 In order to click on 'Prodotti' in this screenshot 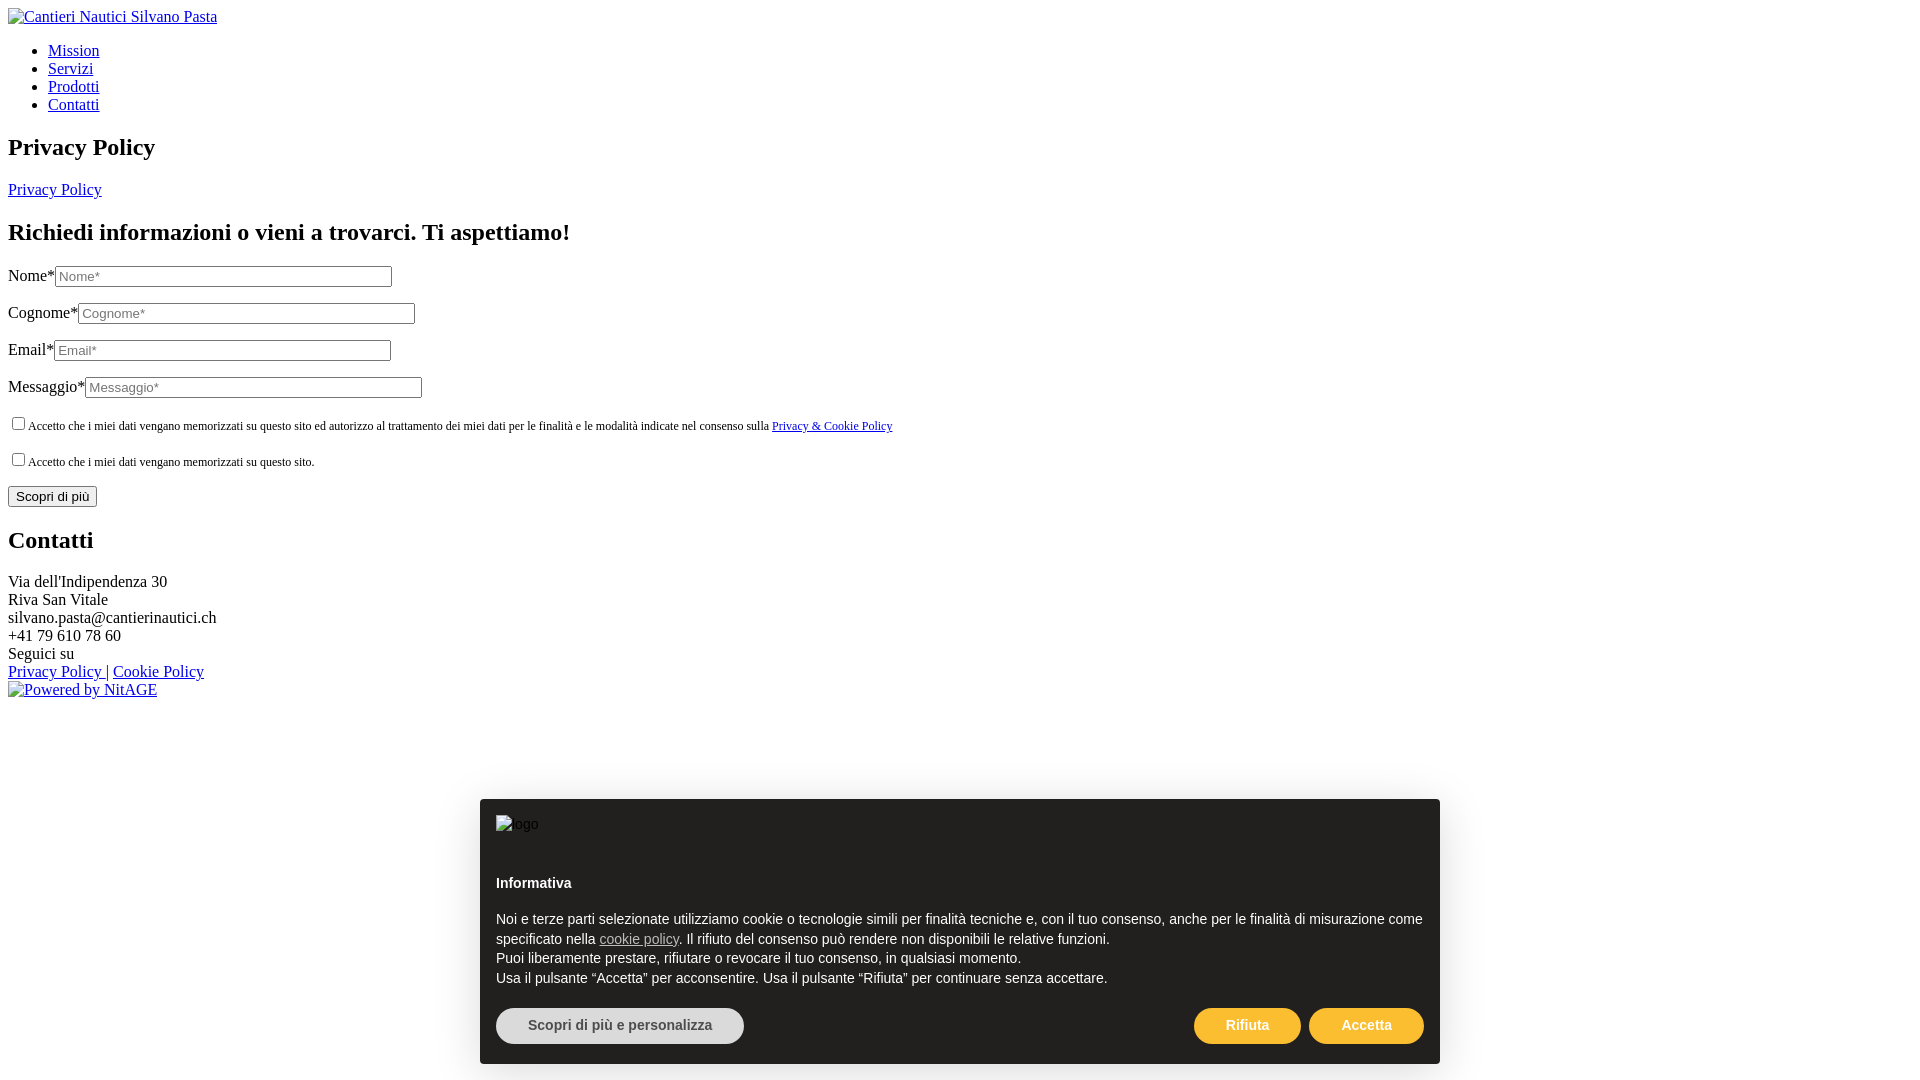, I will do `click(48, 85)`.